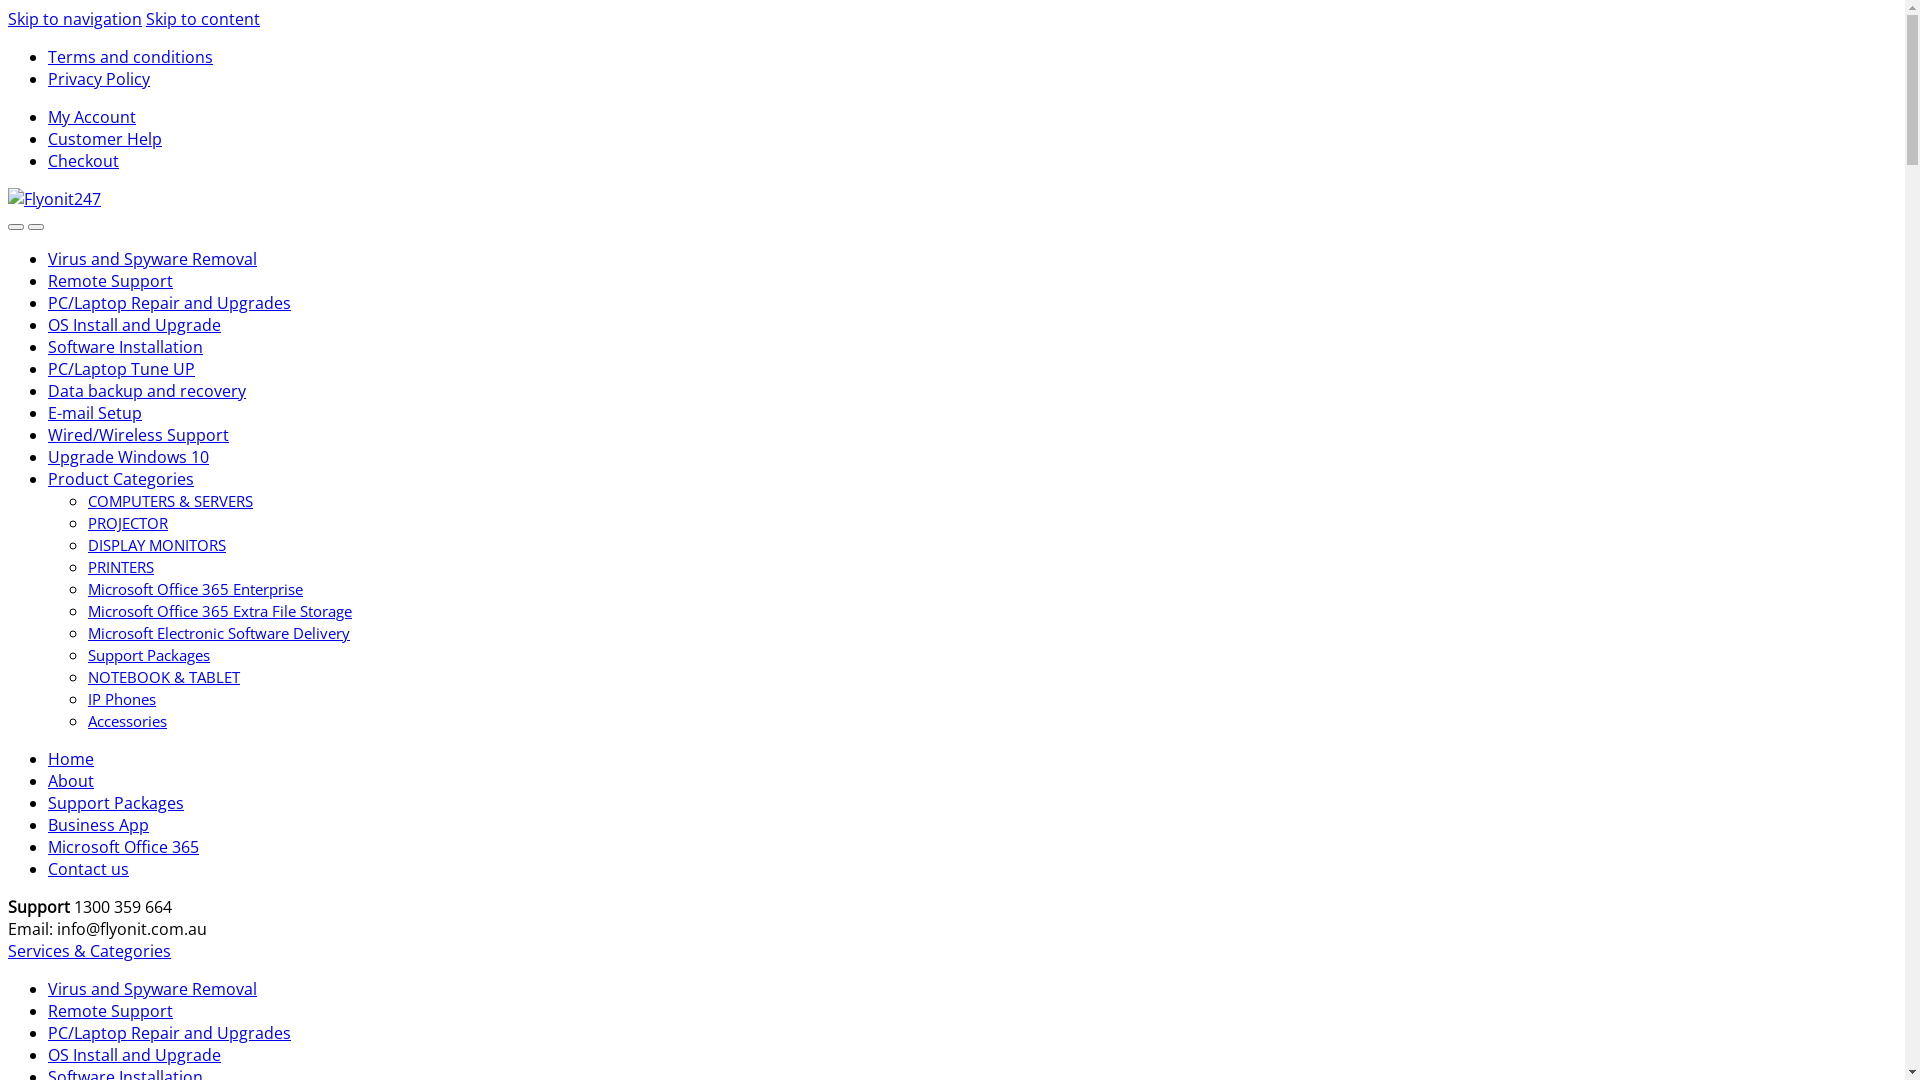  Describe the element at coordinates (146, 390) in the screenshot. I see `'Data backup and recovery'` at that location.